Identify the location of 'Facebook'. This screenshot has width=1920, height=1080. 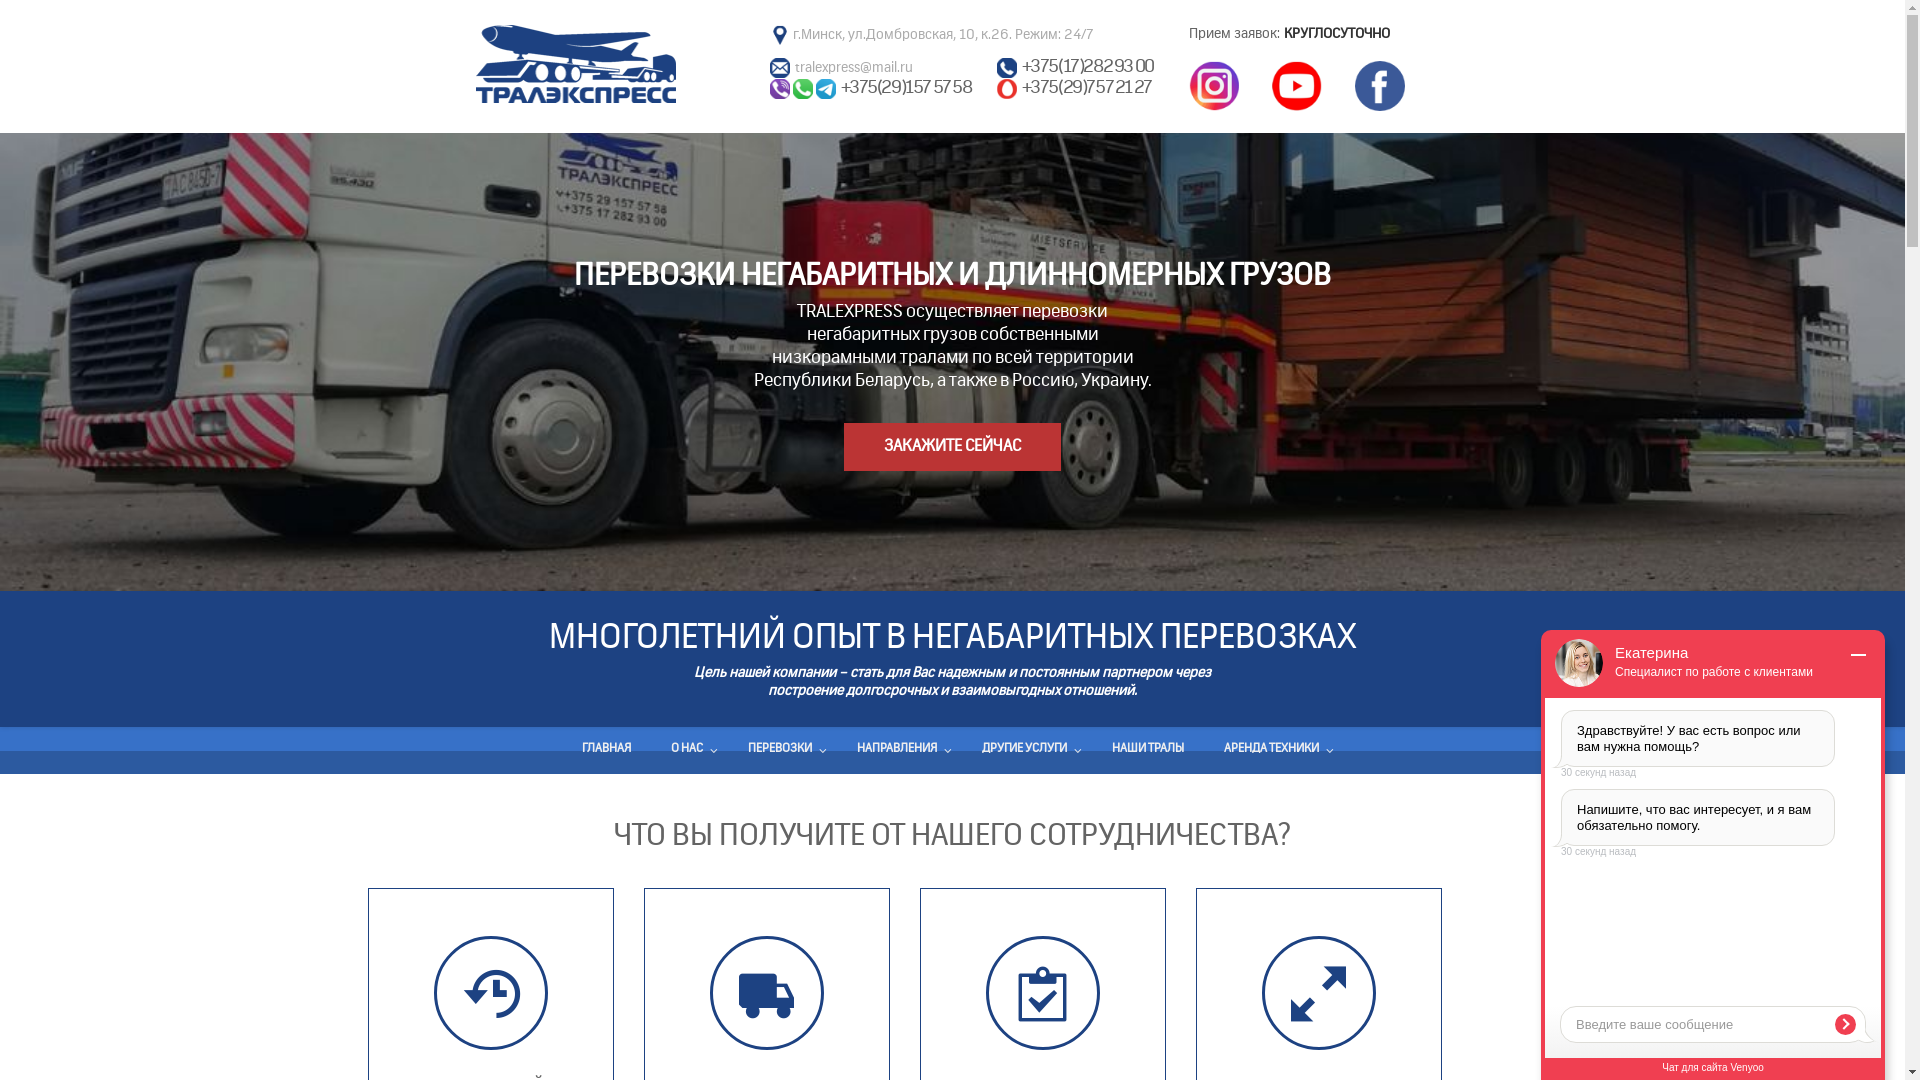
(1379, 84).